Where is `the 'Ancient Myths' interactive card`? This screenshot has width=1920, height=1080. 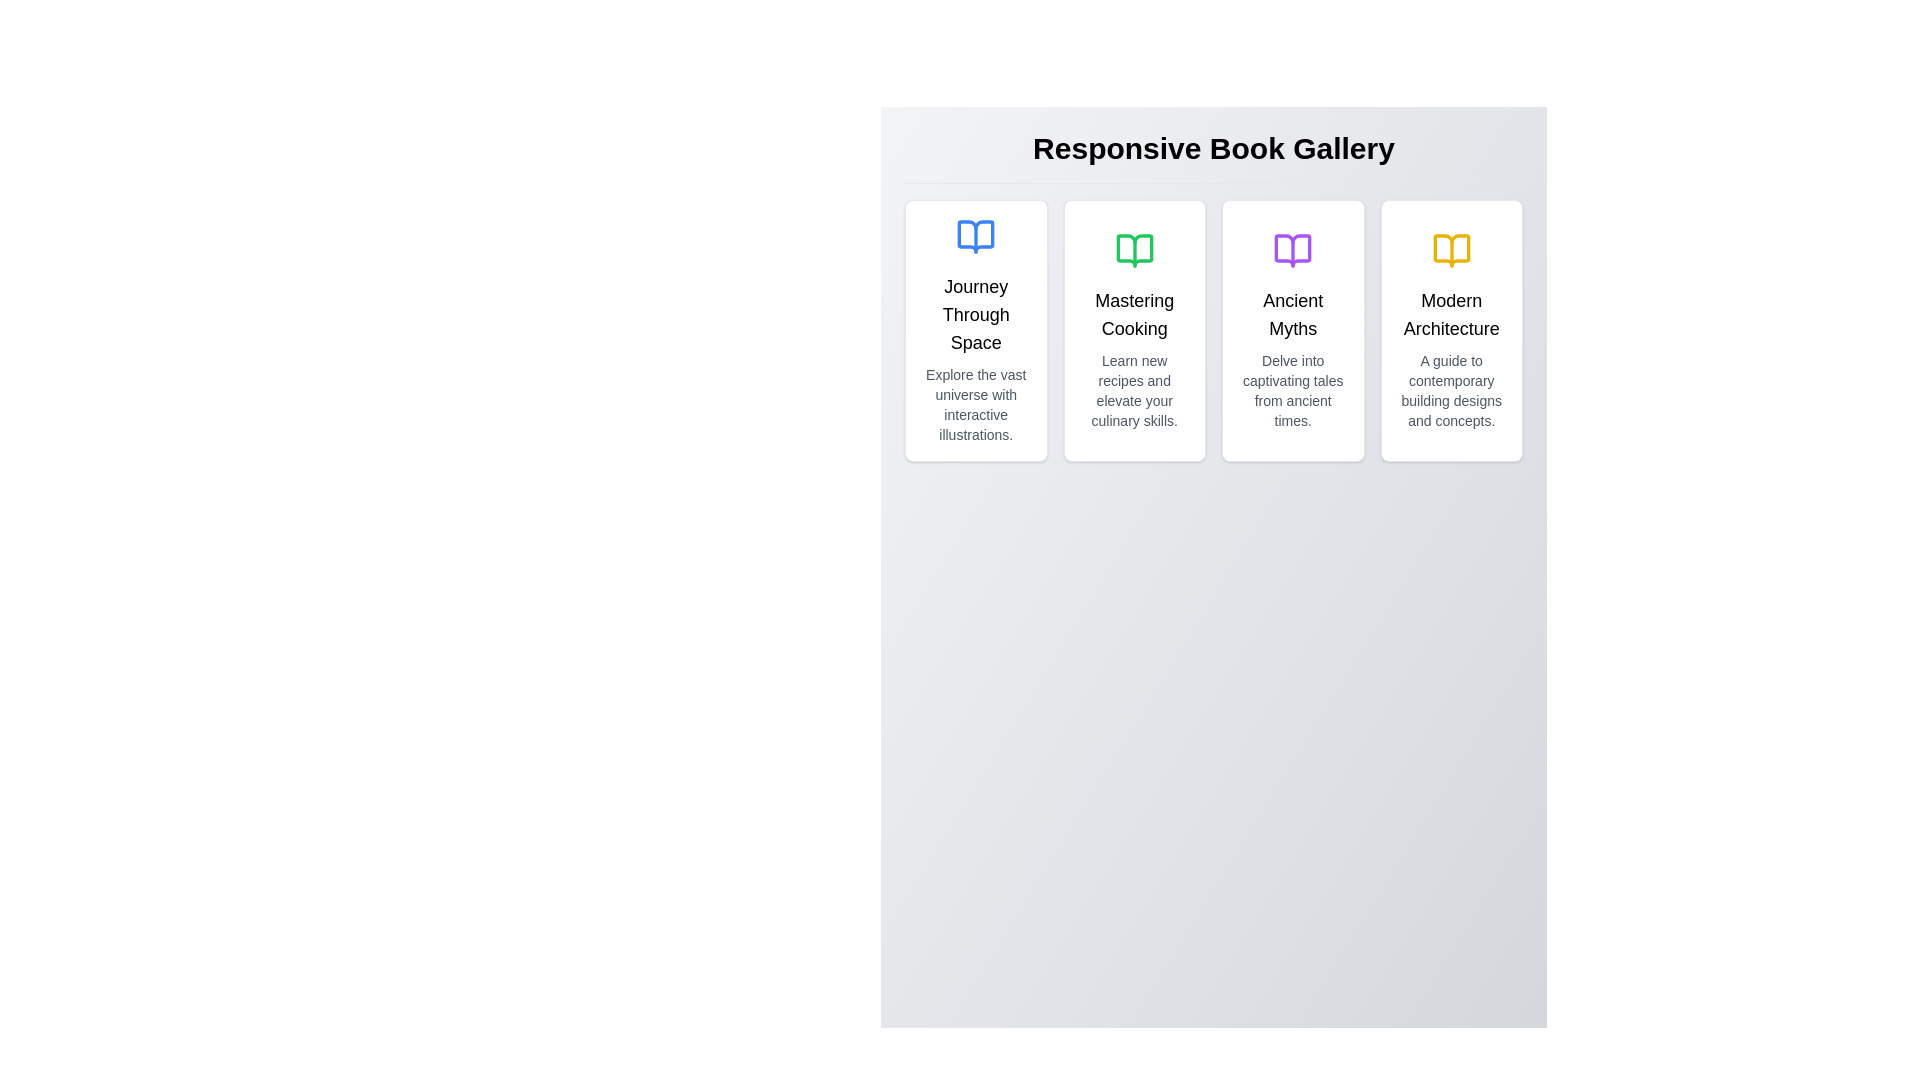 the 'Ancient Myths' interactive card is located at coordinates (1293, 330).